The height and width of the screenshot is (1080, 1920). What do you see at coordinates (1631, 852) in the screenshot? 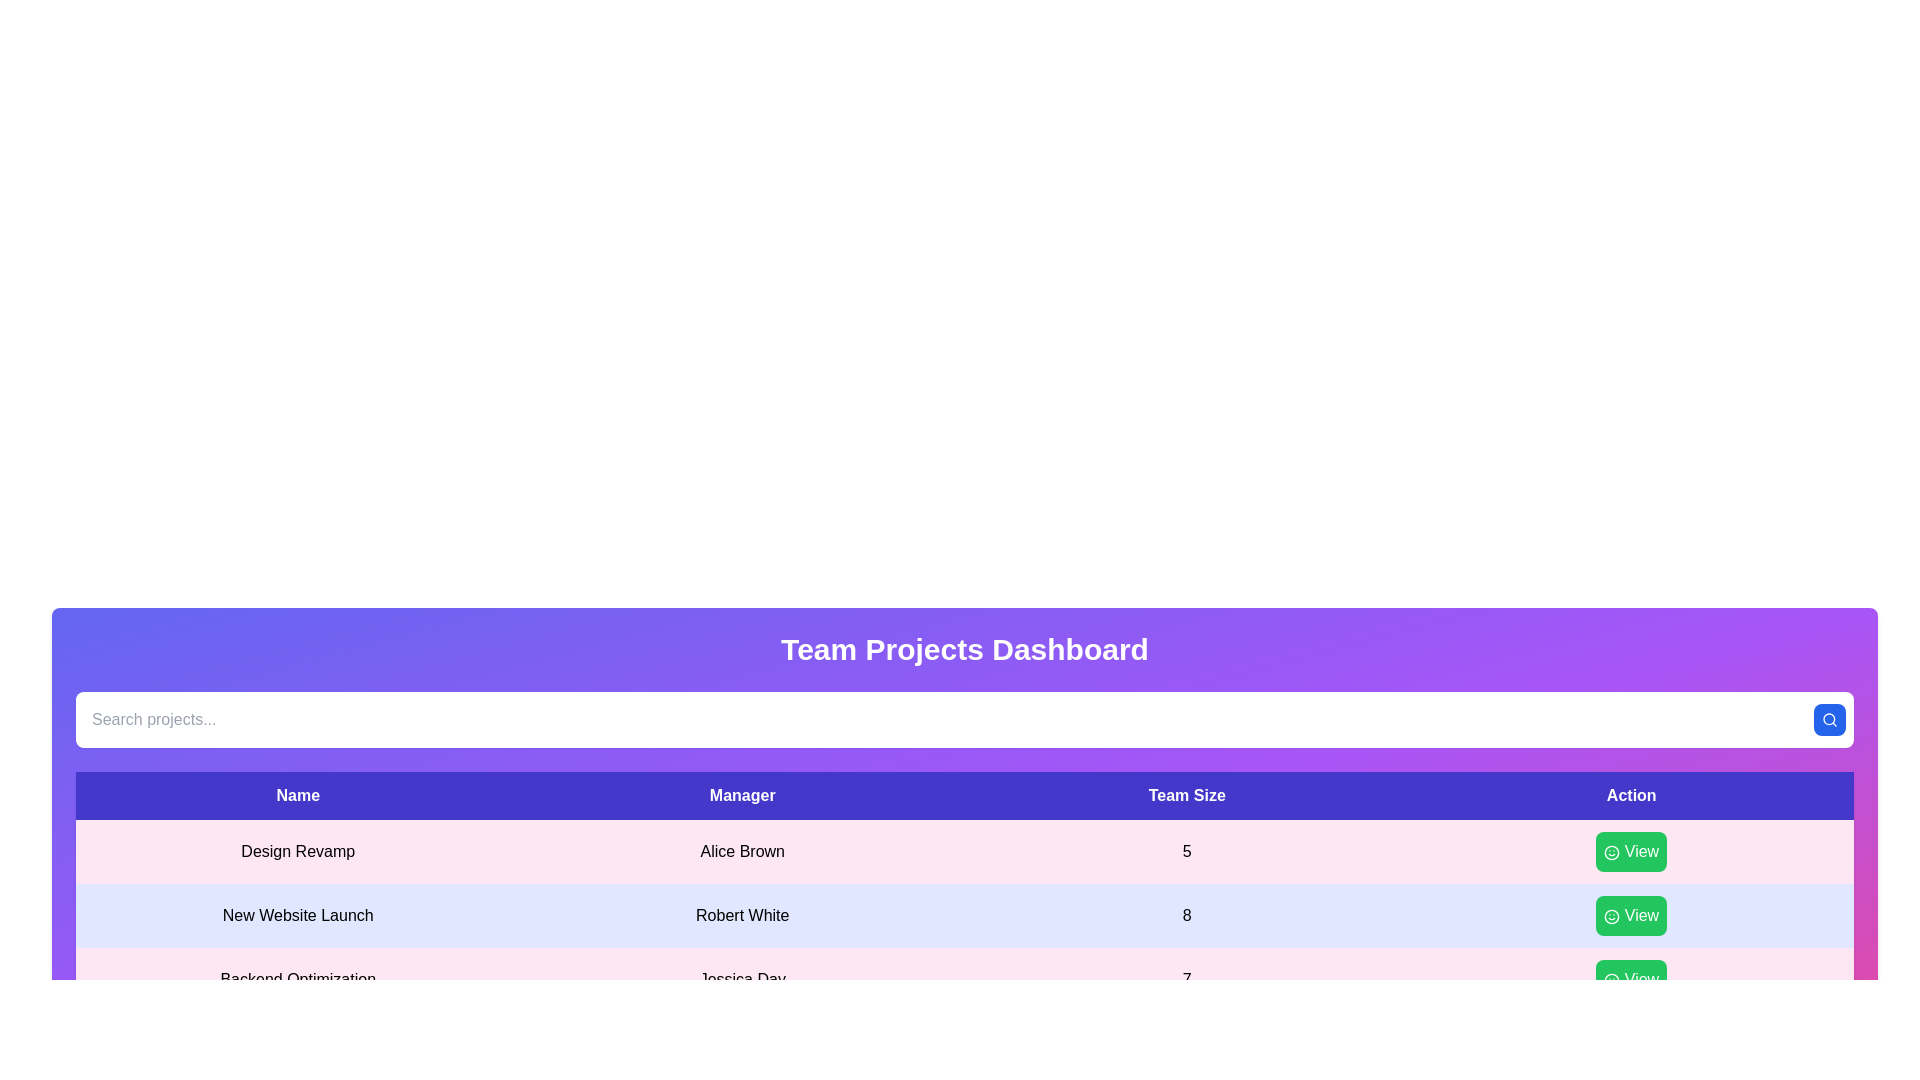
I see `the button in the 'Action' column of the first row` at bounding box center [1631, 852].